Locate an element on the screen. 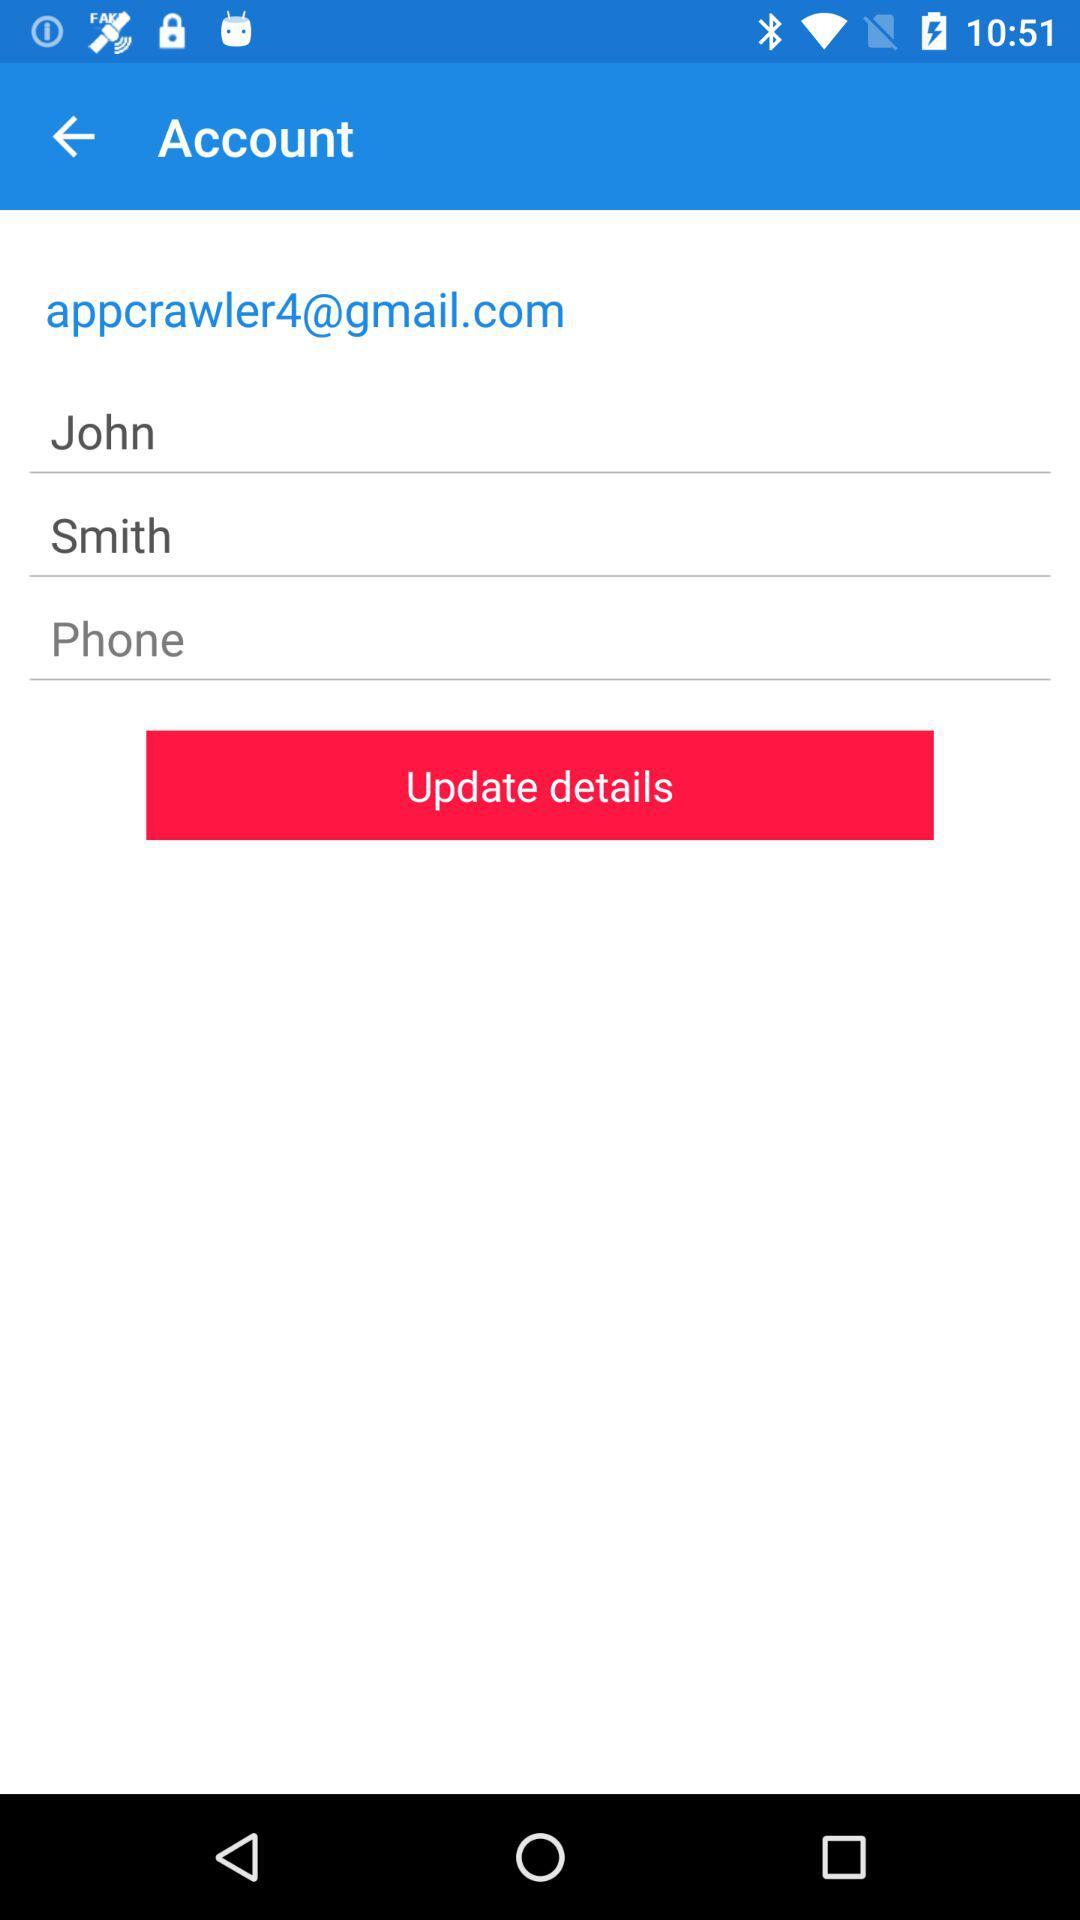 The image size is (1080, 1920). item below the john item is located at coordinates (540, 535).